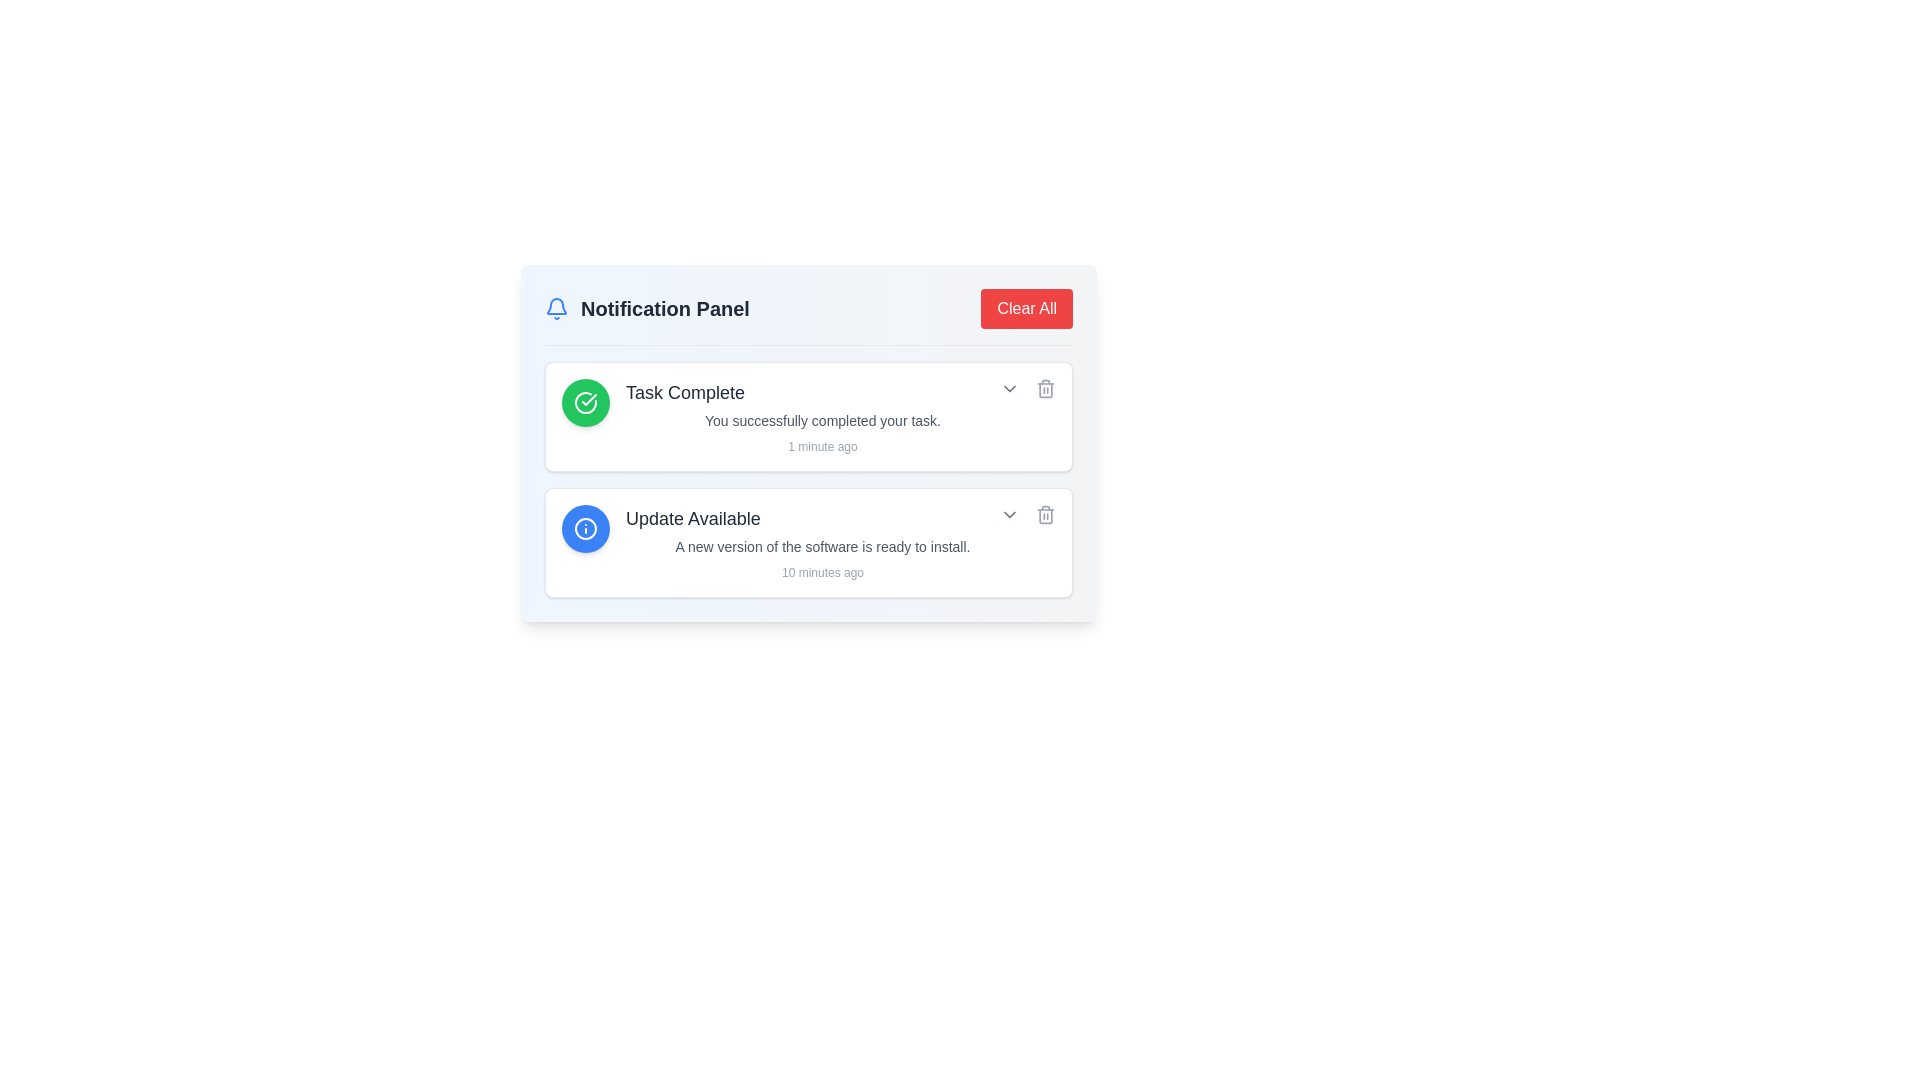  I want to click on the text element that states 'A new version of the software is ready to install.' which is styled in gray and positioned below the 'Update Available' header, so click(822, 547).